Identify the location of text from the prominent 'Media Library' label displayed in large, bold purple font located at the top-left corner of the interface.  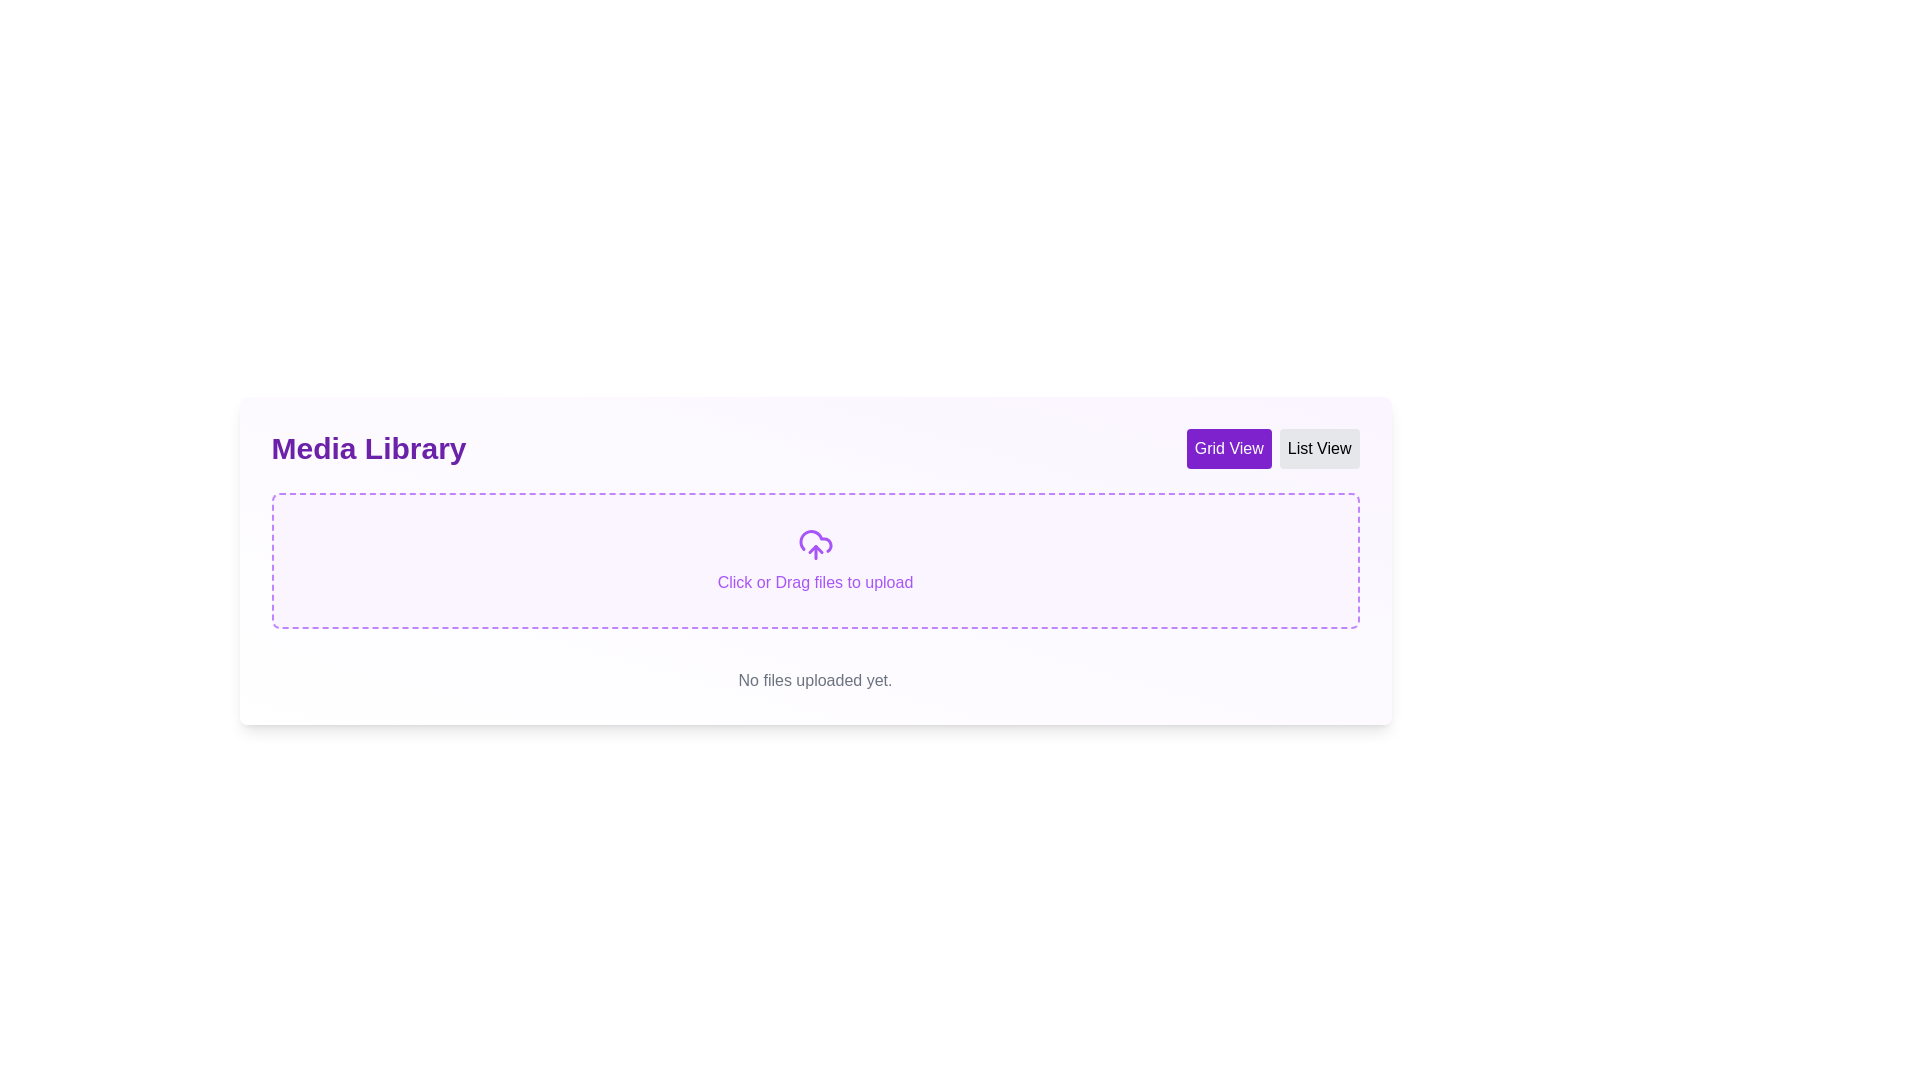
(369, 447).